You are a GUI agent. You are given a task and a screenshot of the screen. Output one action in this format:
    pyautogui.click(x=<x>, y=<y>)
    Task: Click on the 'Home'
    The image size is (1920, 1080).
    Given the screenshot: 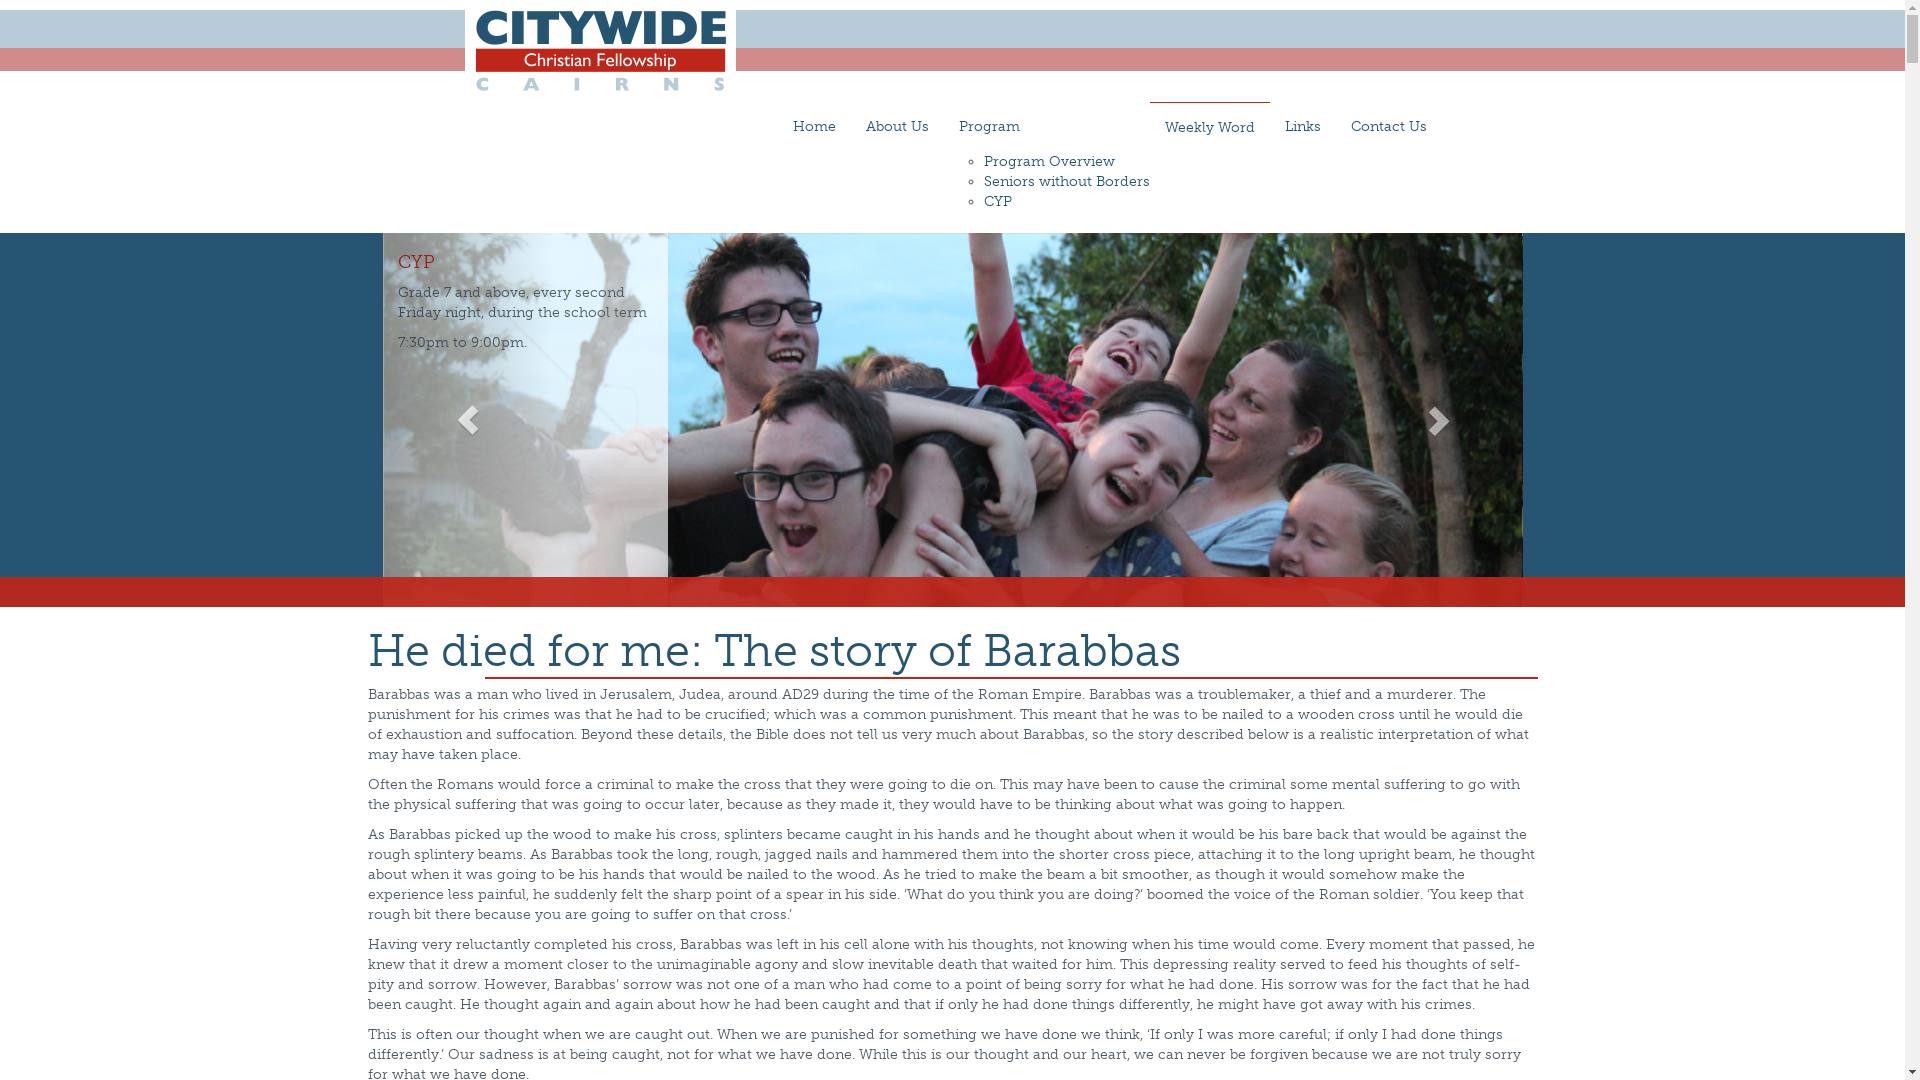 What is the action you would take?
    pyautogui.click(x=814, y=127)
    